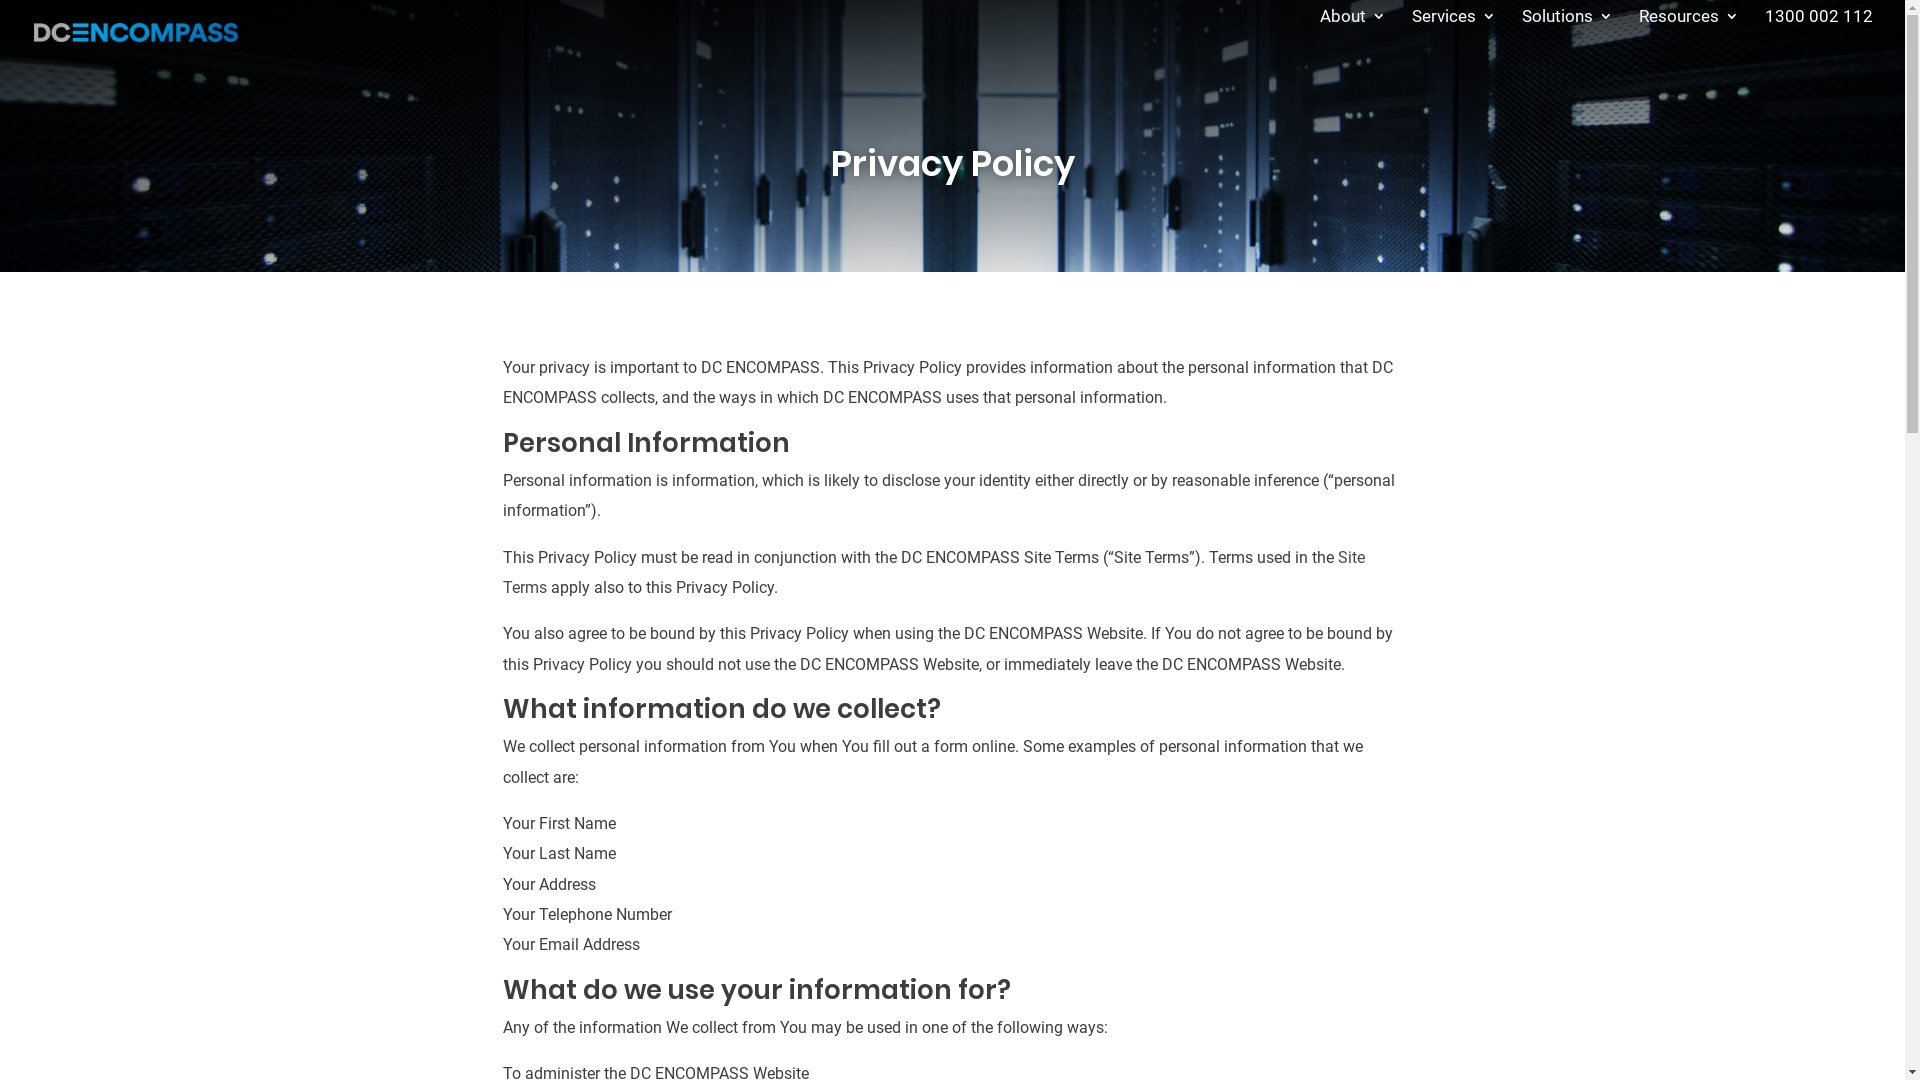 The height and width of the screenshot is (1080, 1920). What do you see at coordinates (1688, 32) in the screenshot?
I see `'Resources'` at bounding box center [1688, 32].